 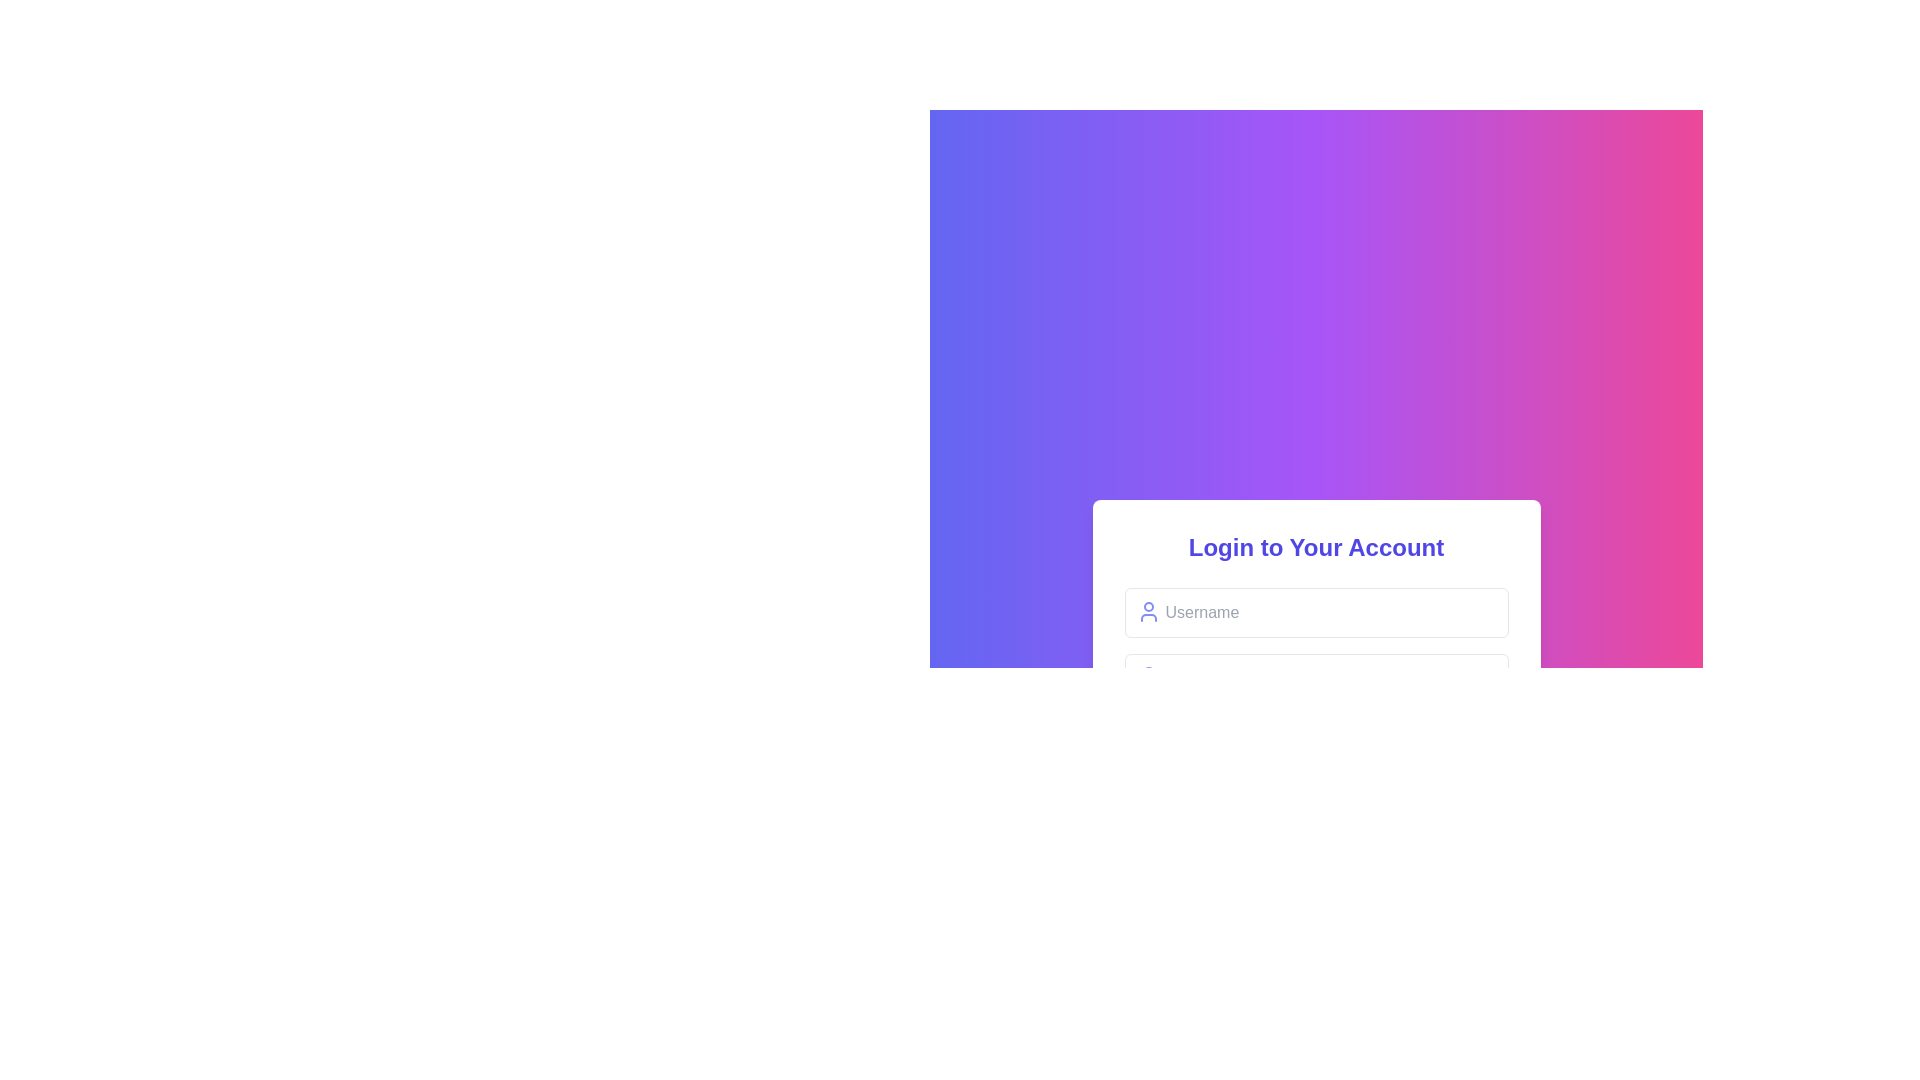 I want to click on the indigo user profile icon located to the left of the username input field in the login form under the title 'Login to Your Account', so click(x=1148, y=611).